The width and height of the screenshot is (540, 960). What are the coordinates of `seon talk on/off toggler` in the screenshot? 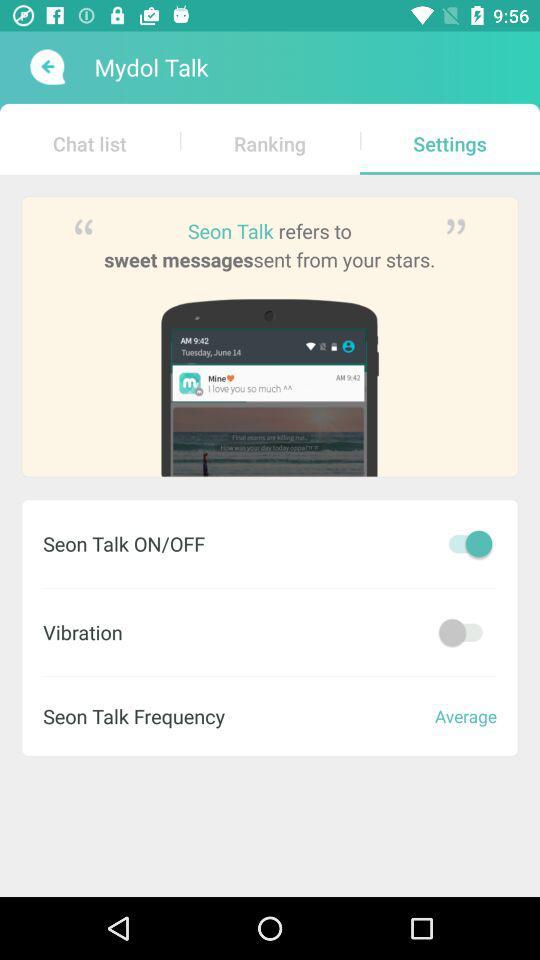 It's located at (465, 543).